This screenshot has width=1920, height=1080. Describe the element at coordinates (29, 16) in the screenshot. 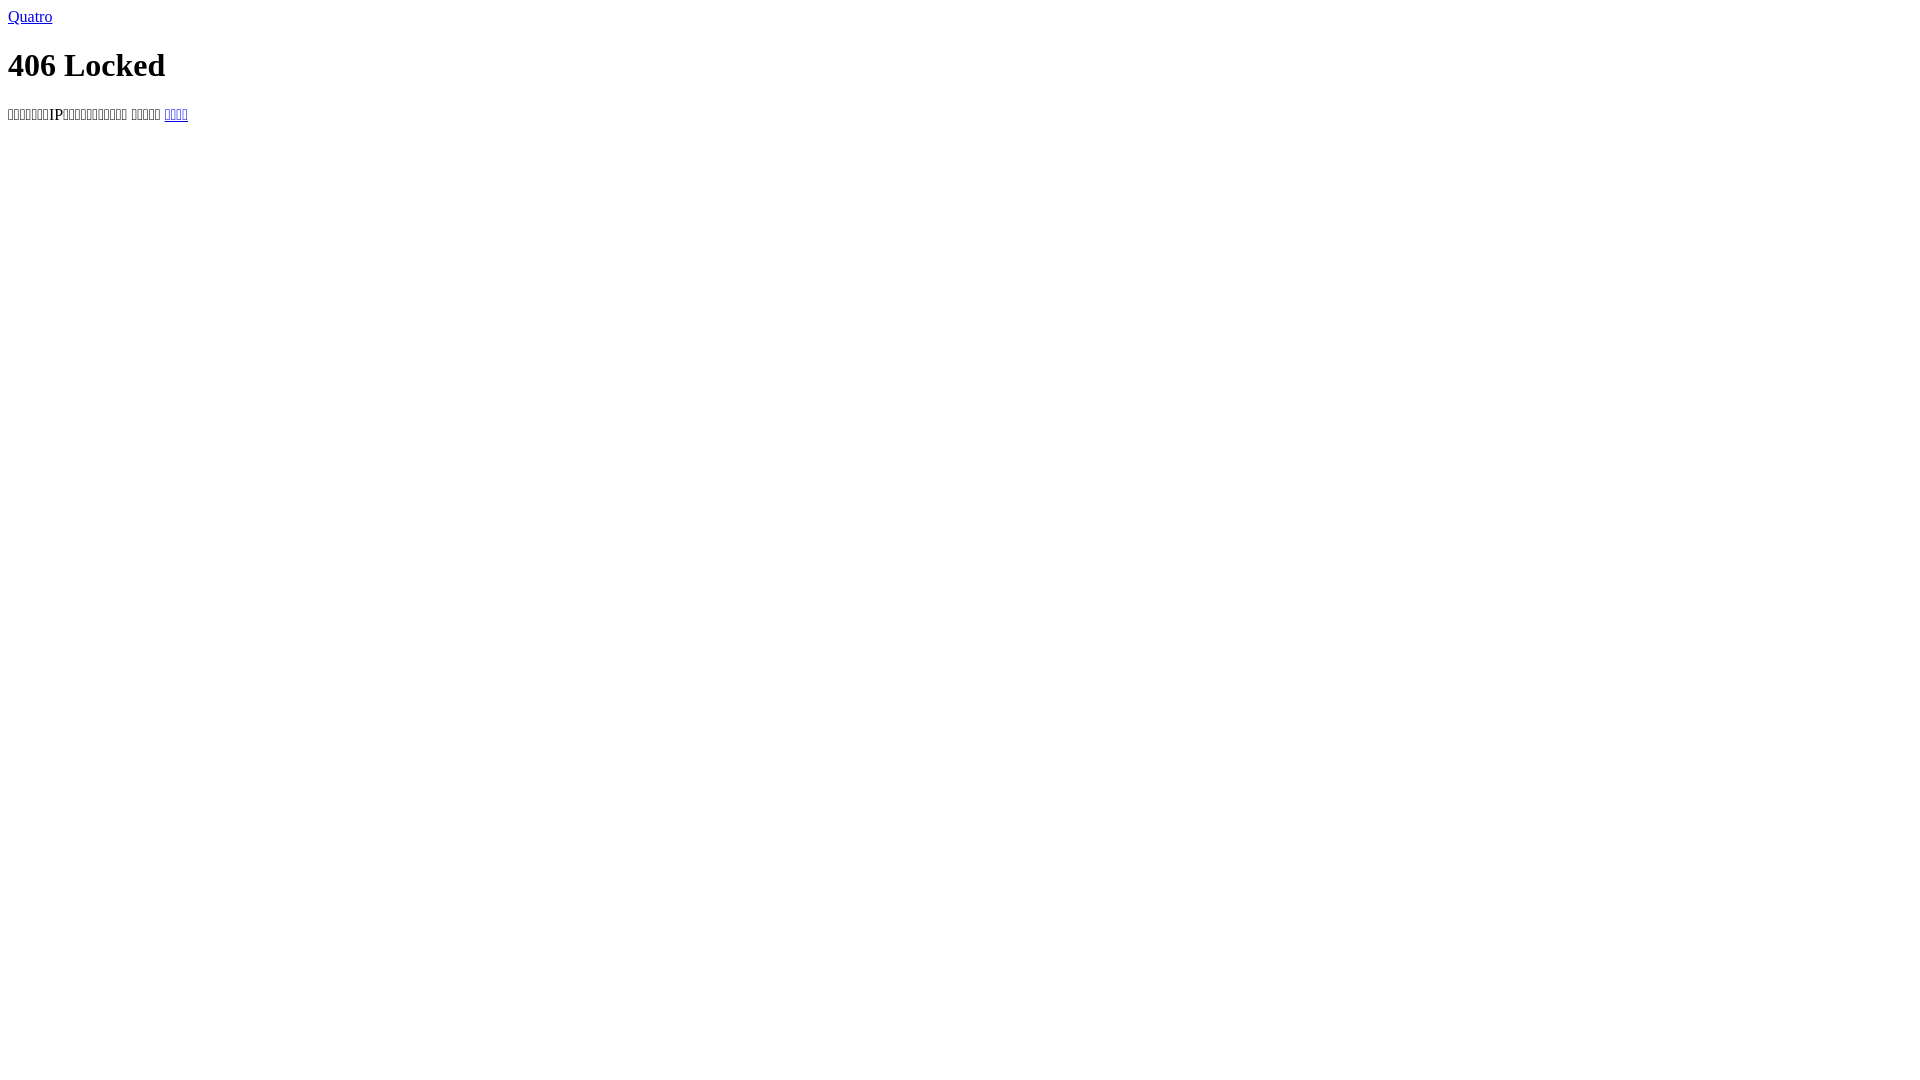

I see `'Quatro'` at that location.